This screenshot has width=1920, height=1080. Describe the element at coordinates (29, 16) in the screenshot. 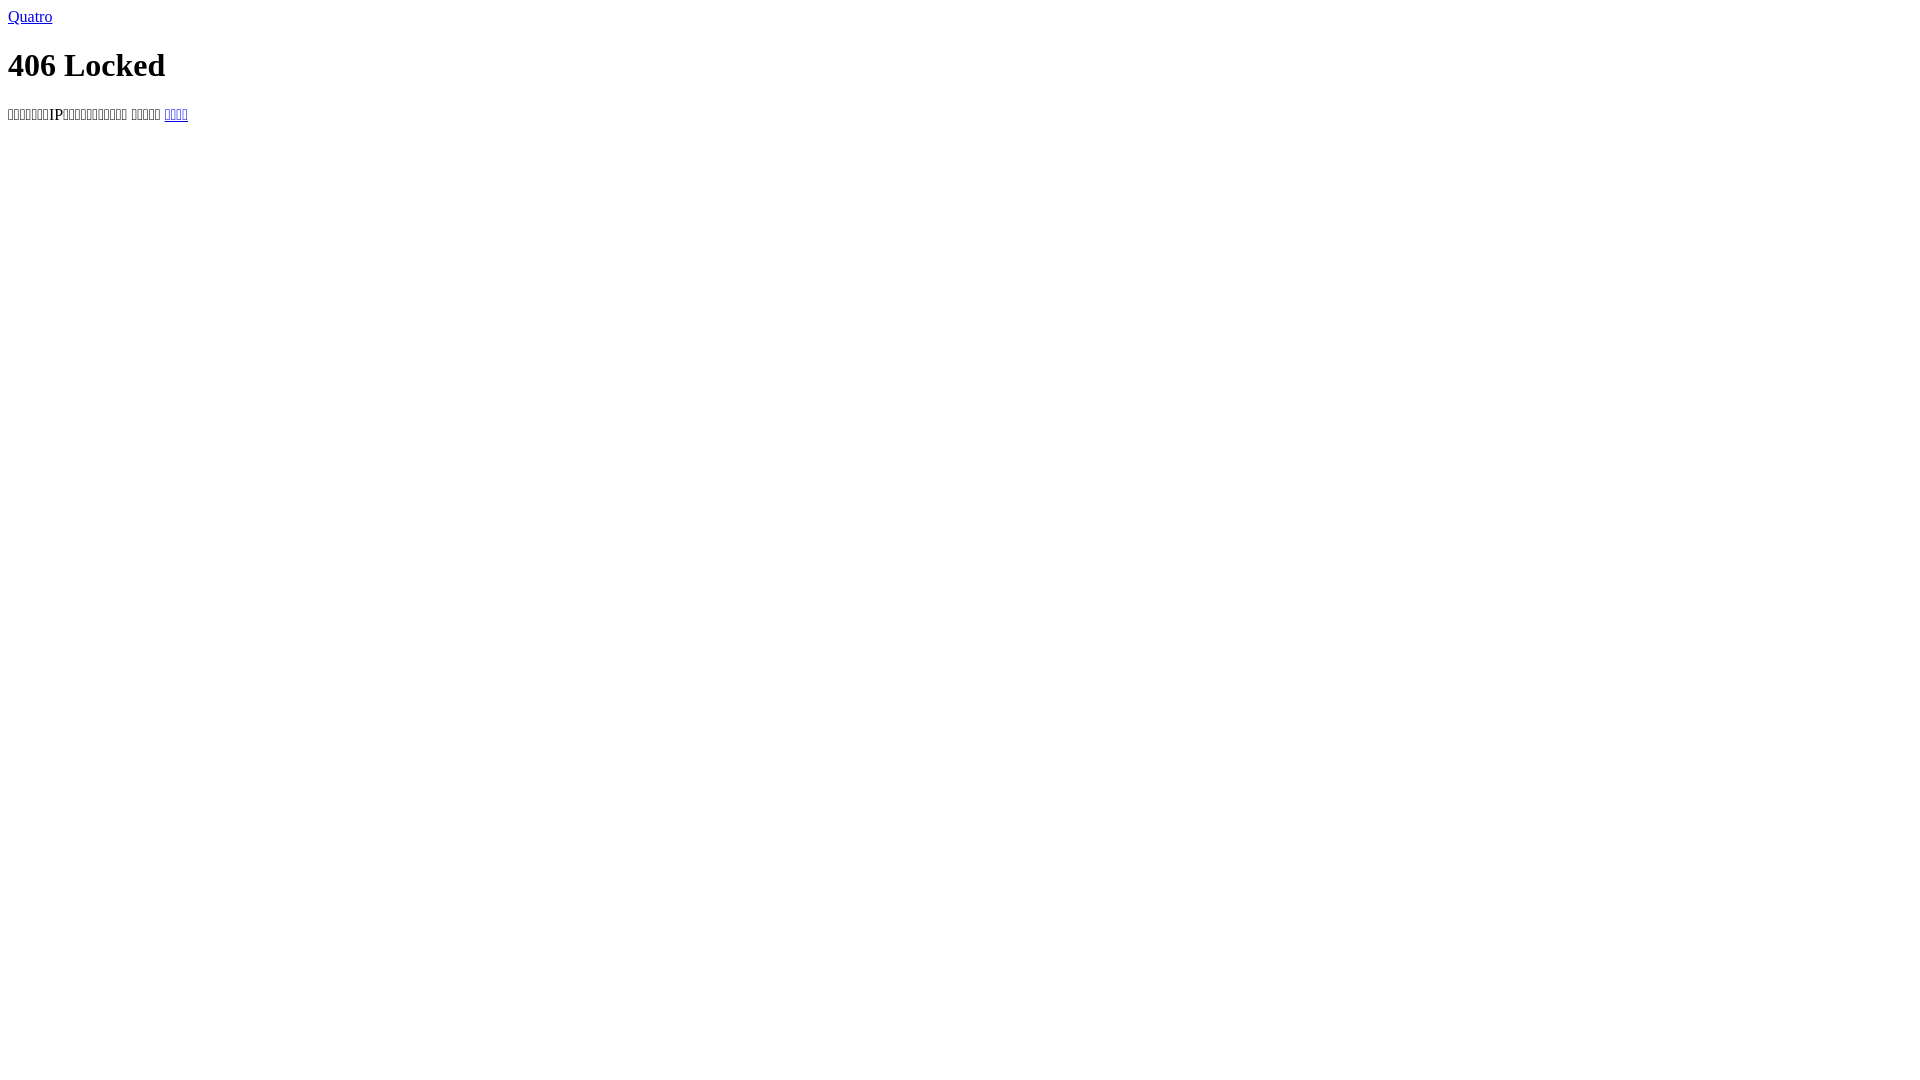

I see `'Quatro'` at that location.